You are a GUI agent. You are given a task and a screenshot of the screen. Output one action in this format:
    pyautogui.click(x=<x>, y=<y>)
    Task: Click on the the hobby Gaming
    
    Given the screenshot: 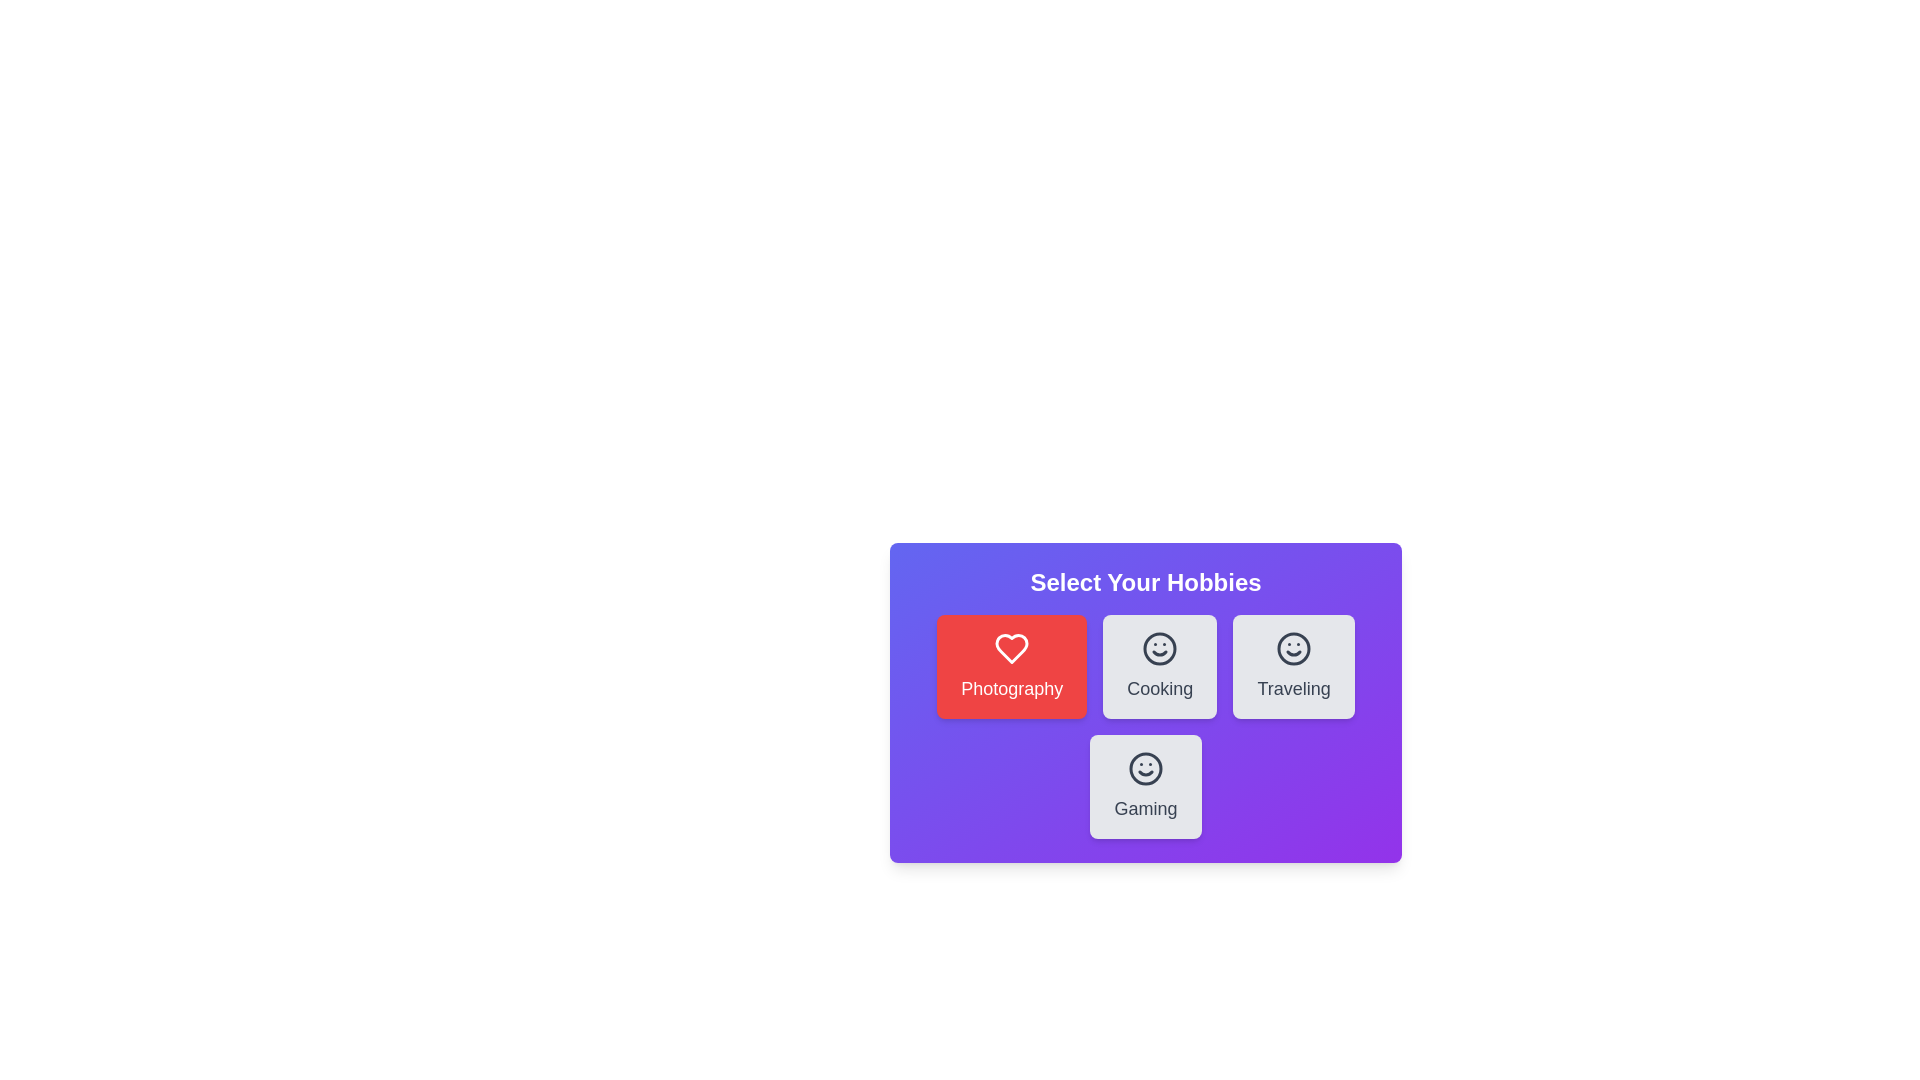 What is the action you would take?
    pyautogui.click(x=1146, y=785)
    